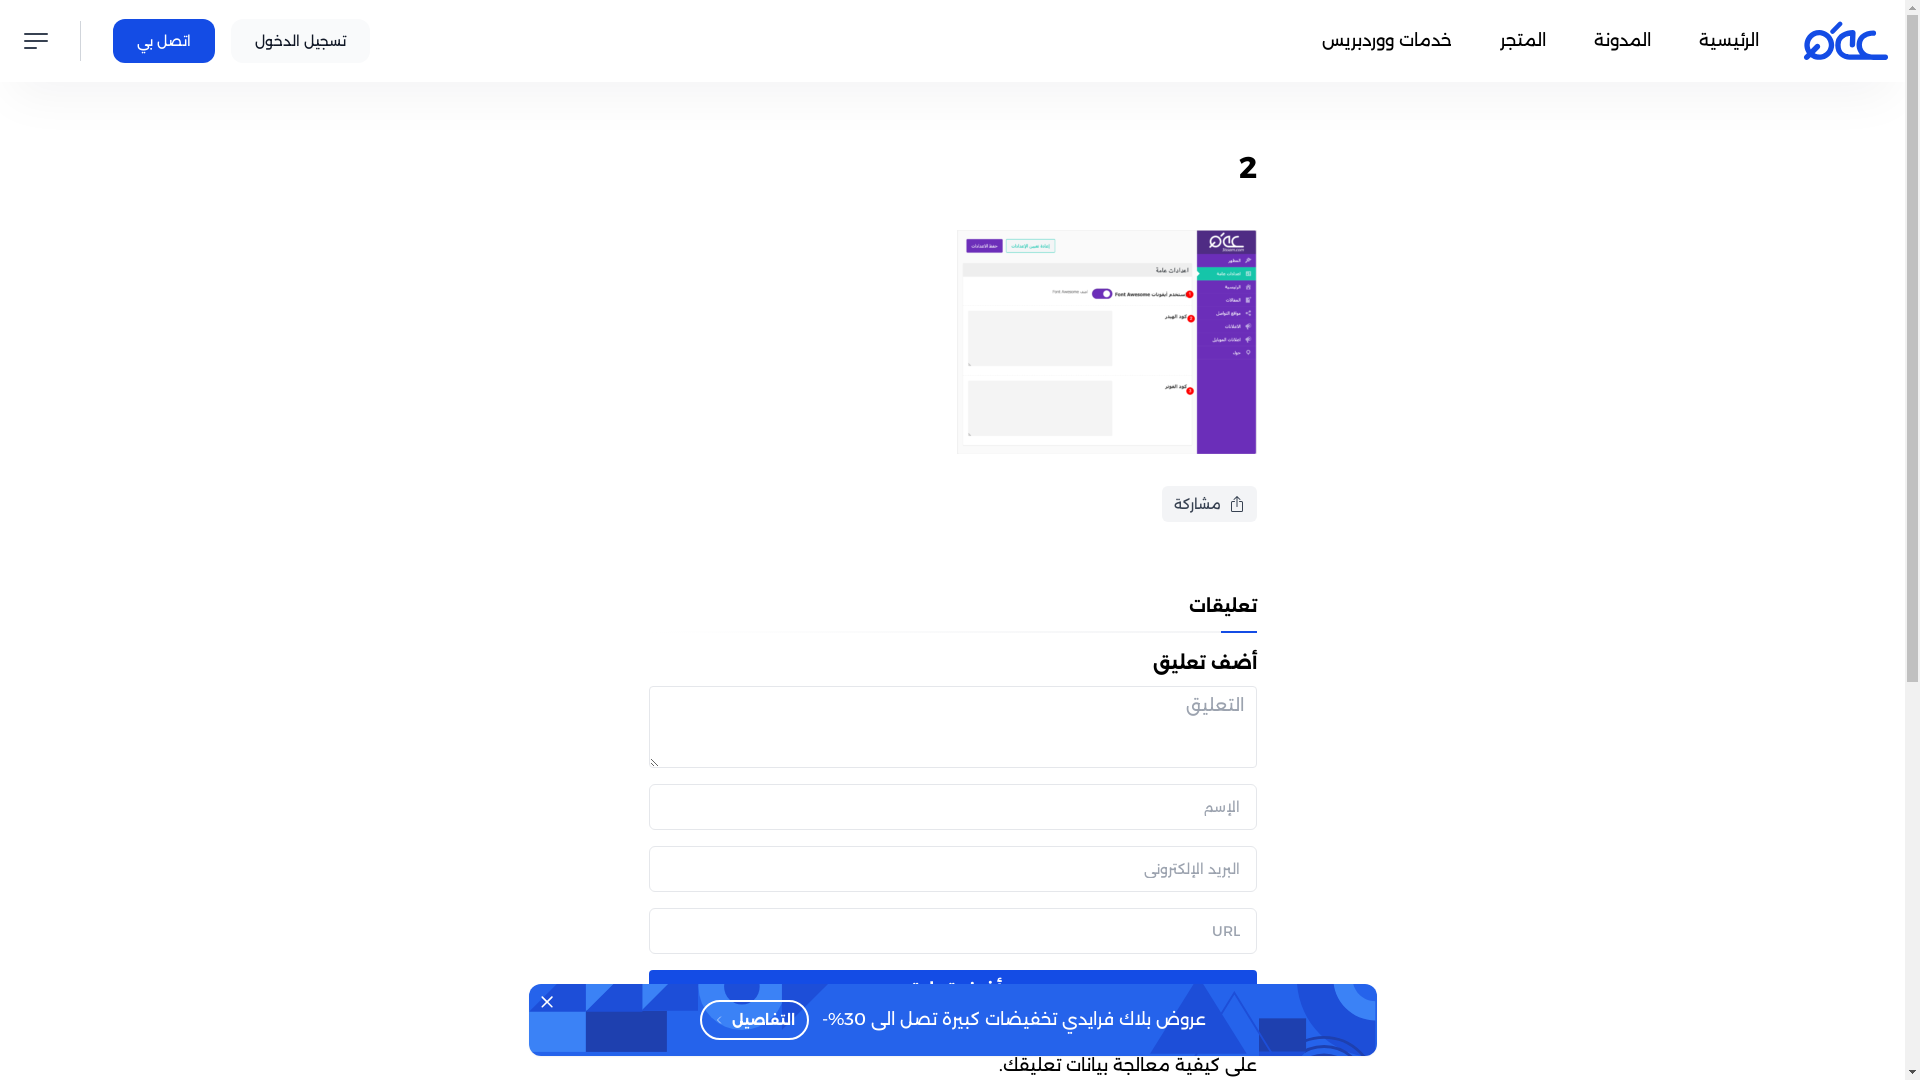  I want to click on 'Dismiss', so click(528, 1002).